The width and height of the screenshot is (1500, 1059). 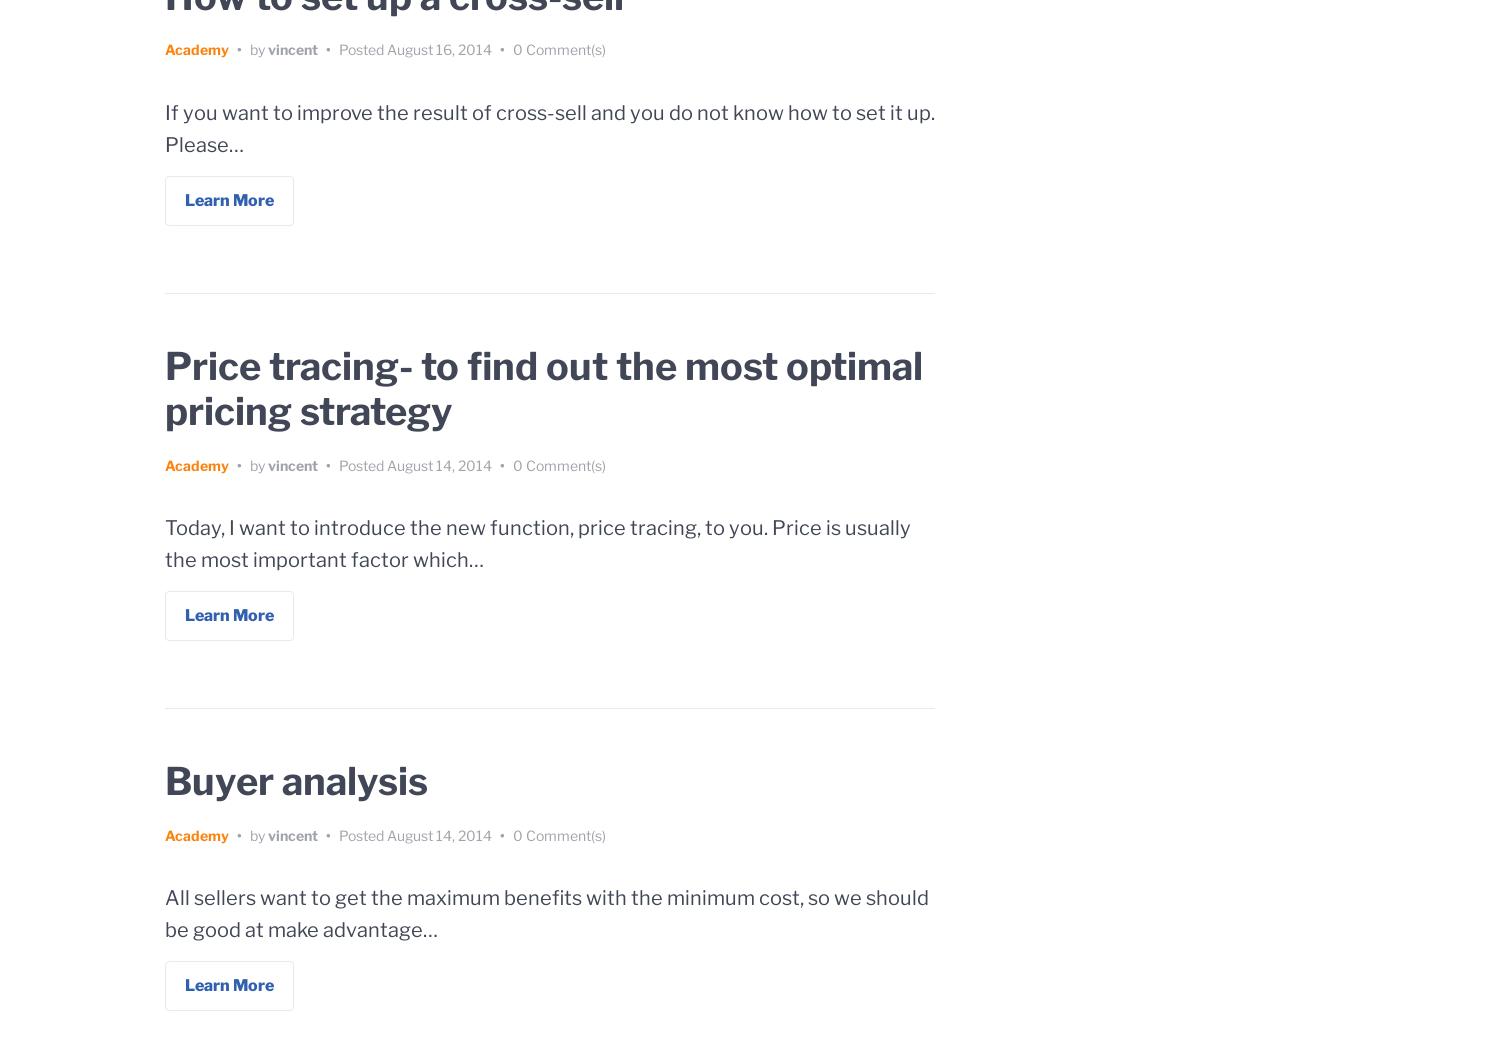 What do you see at coordinates (438, 49) in the screenshot?
I see `'August 16, 2014'` at bounding box center [438, 49].